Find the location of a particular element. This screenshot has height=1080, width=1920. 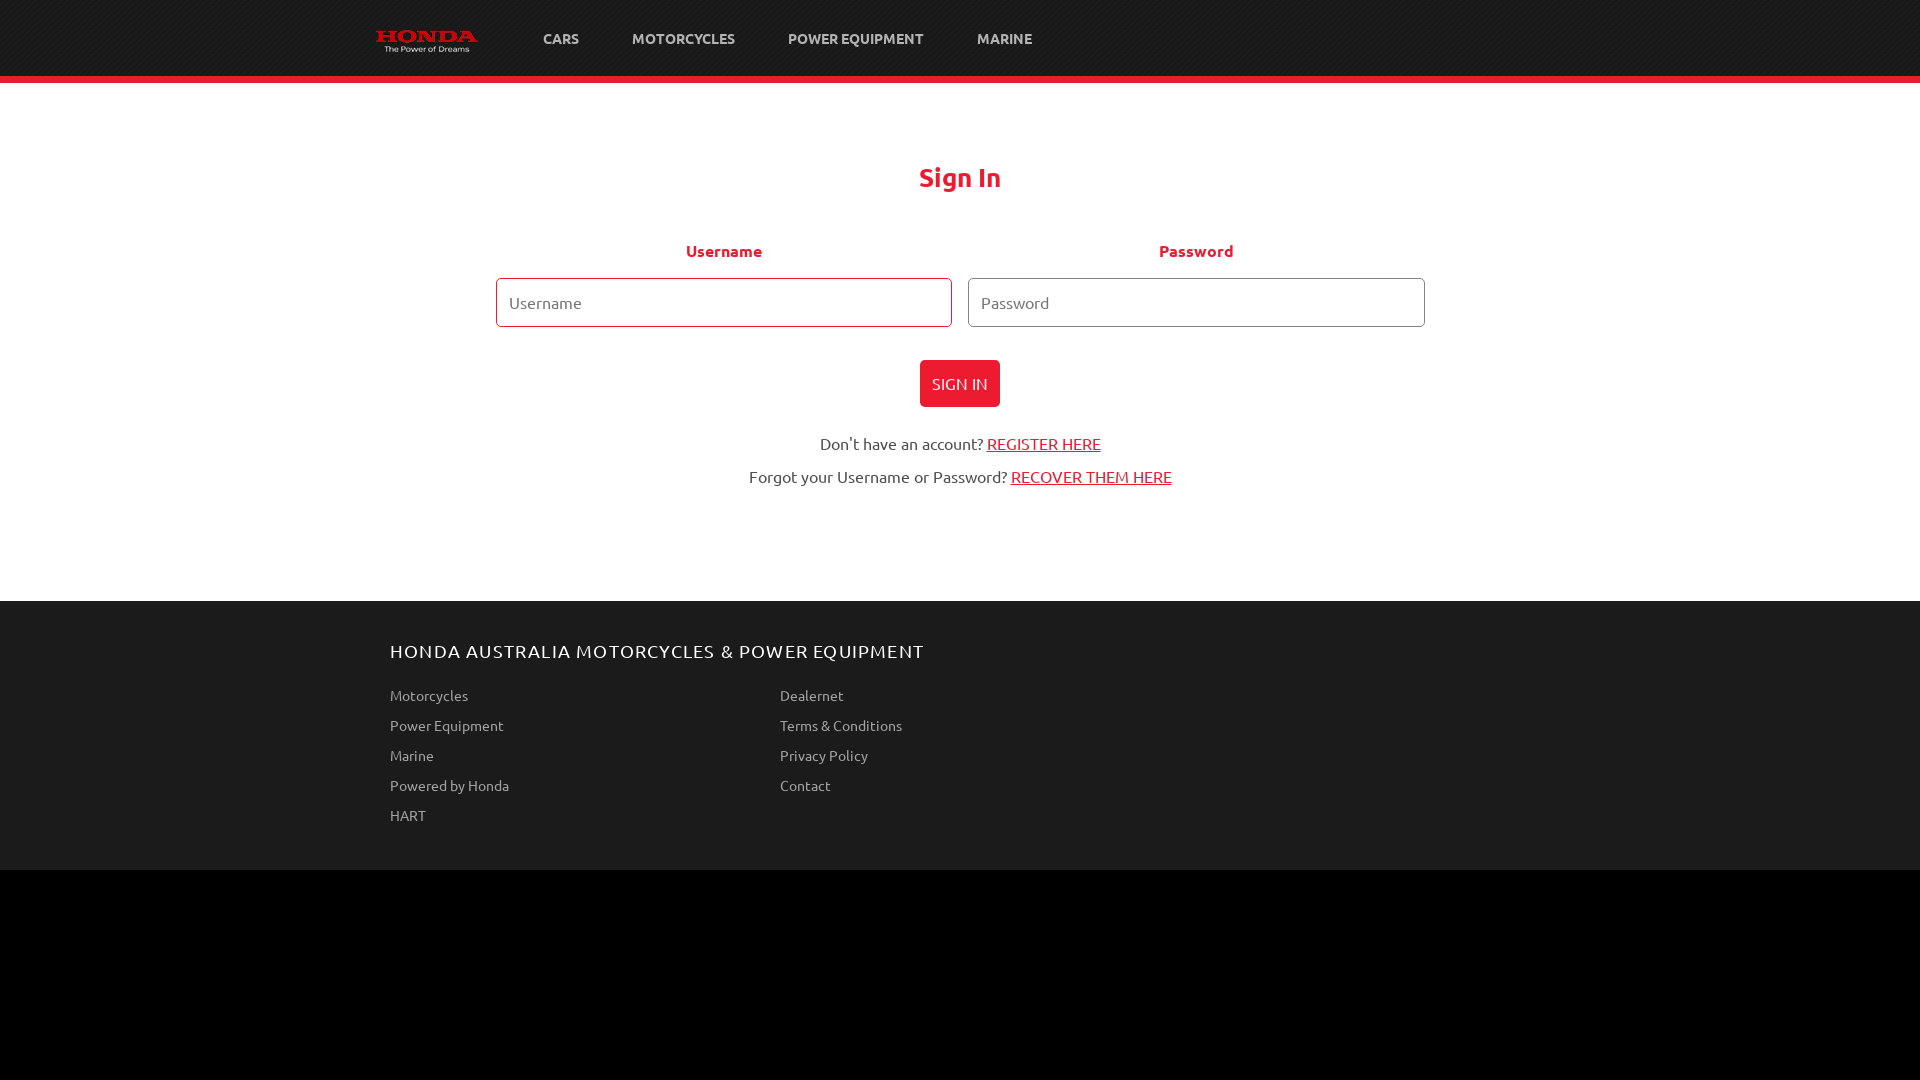

'CARS' is located at coordinates (560, 38).